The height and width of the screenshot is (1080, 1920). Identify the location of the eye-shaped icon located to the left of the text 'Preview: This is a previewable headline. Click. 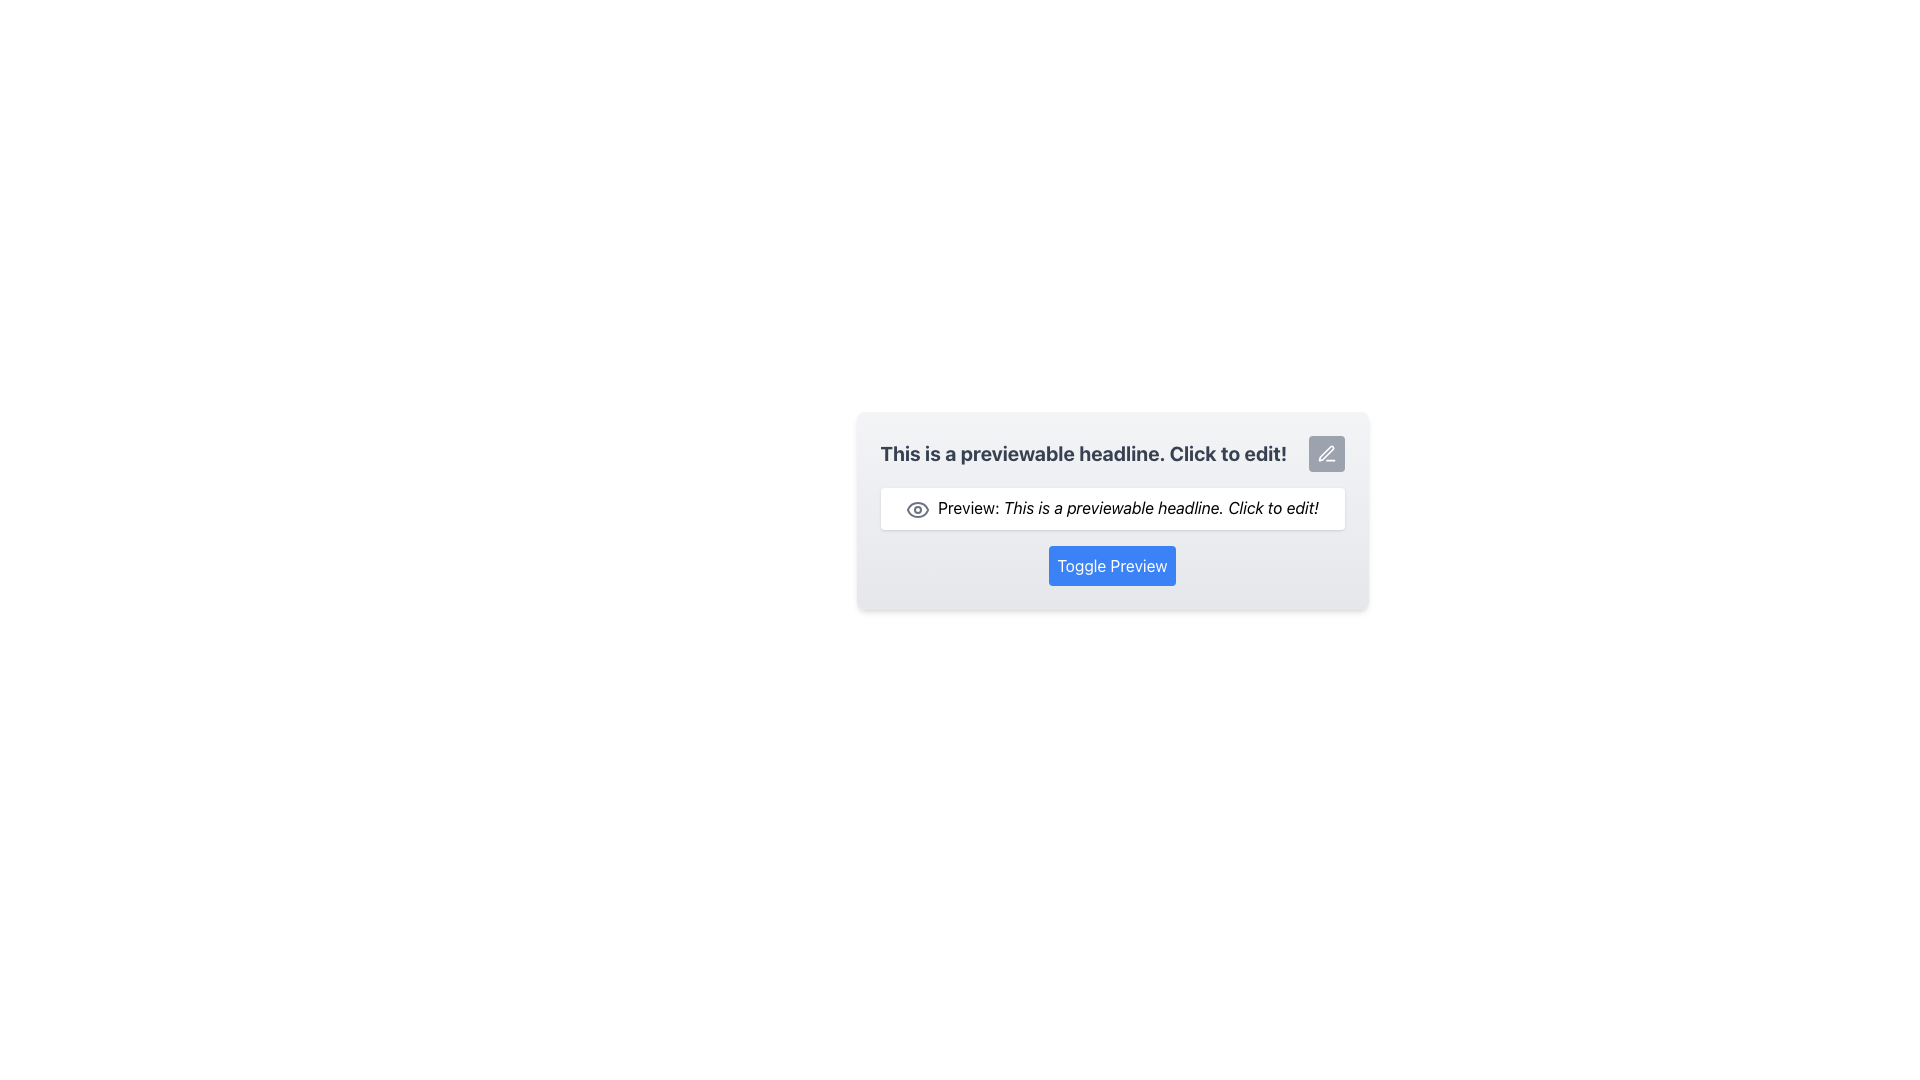
(917, 508).